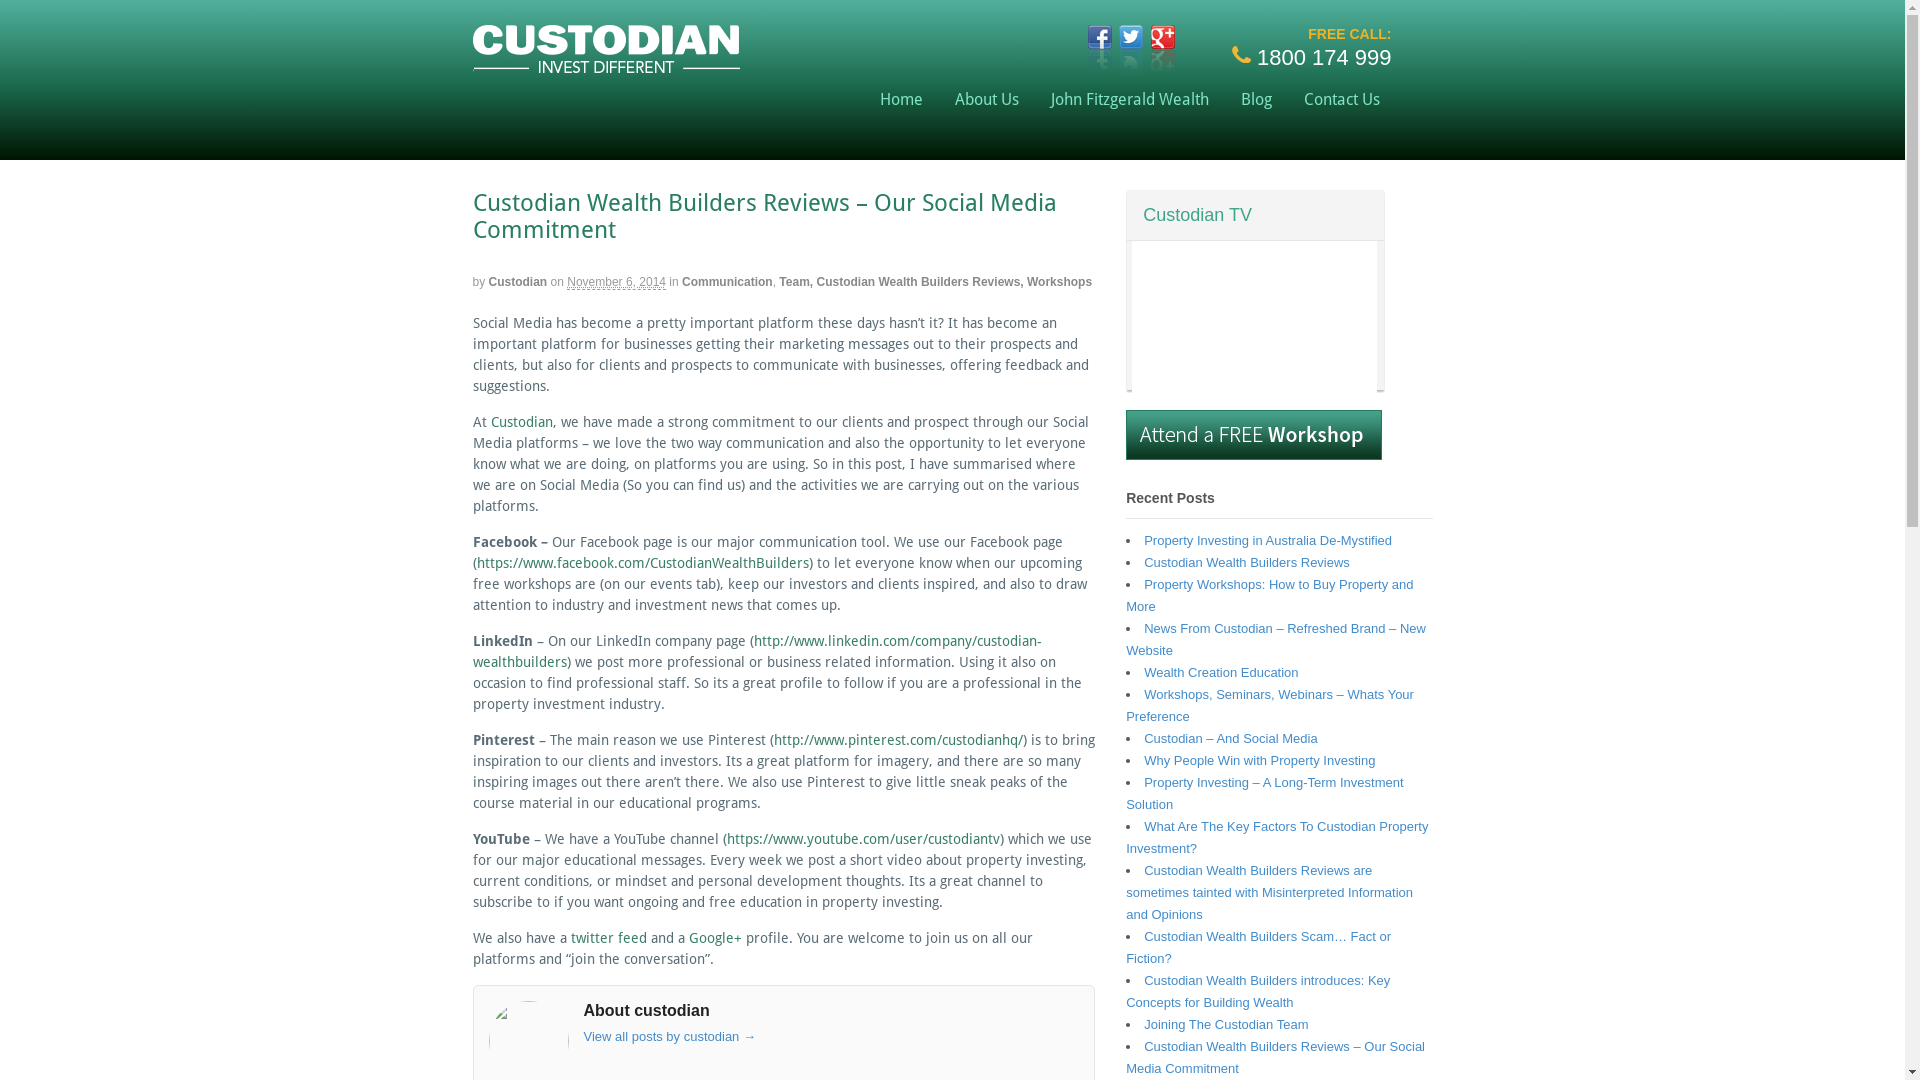  What do you see at coordinates (1224, 1024) in the screenshot?
I see `'Joining The Custodian Team'` at bounding box center [1224, 1024].